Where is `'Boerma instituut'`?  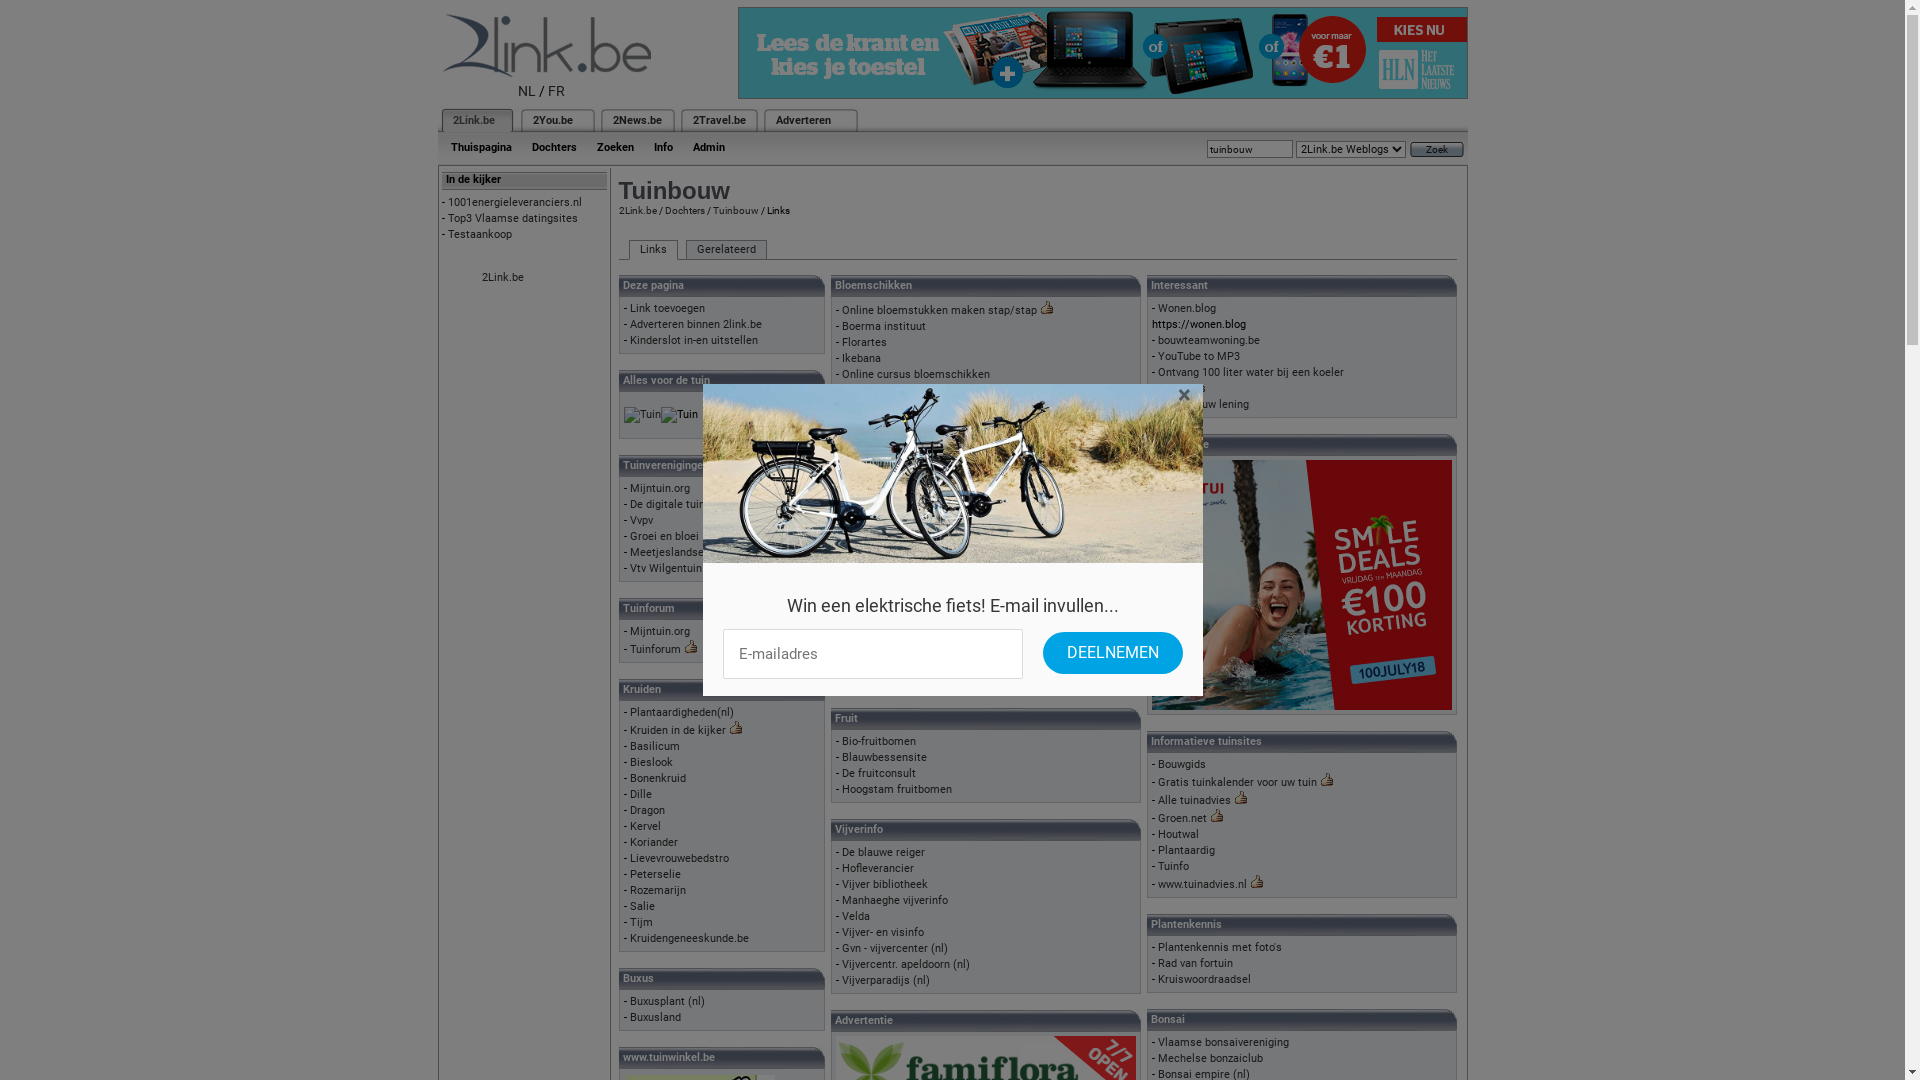 'Boerma instituut' is located at coordinates (882, 325).